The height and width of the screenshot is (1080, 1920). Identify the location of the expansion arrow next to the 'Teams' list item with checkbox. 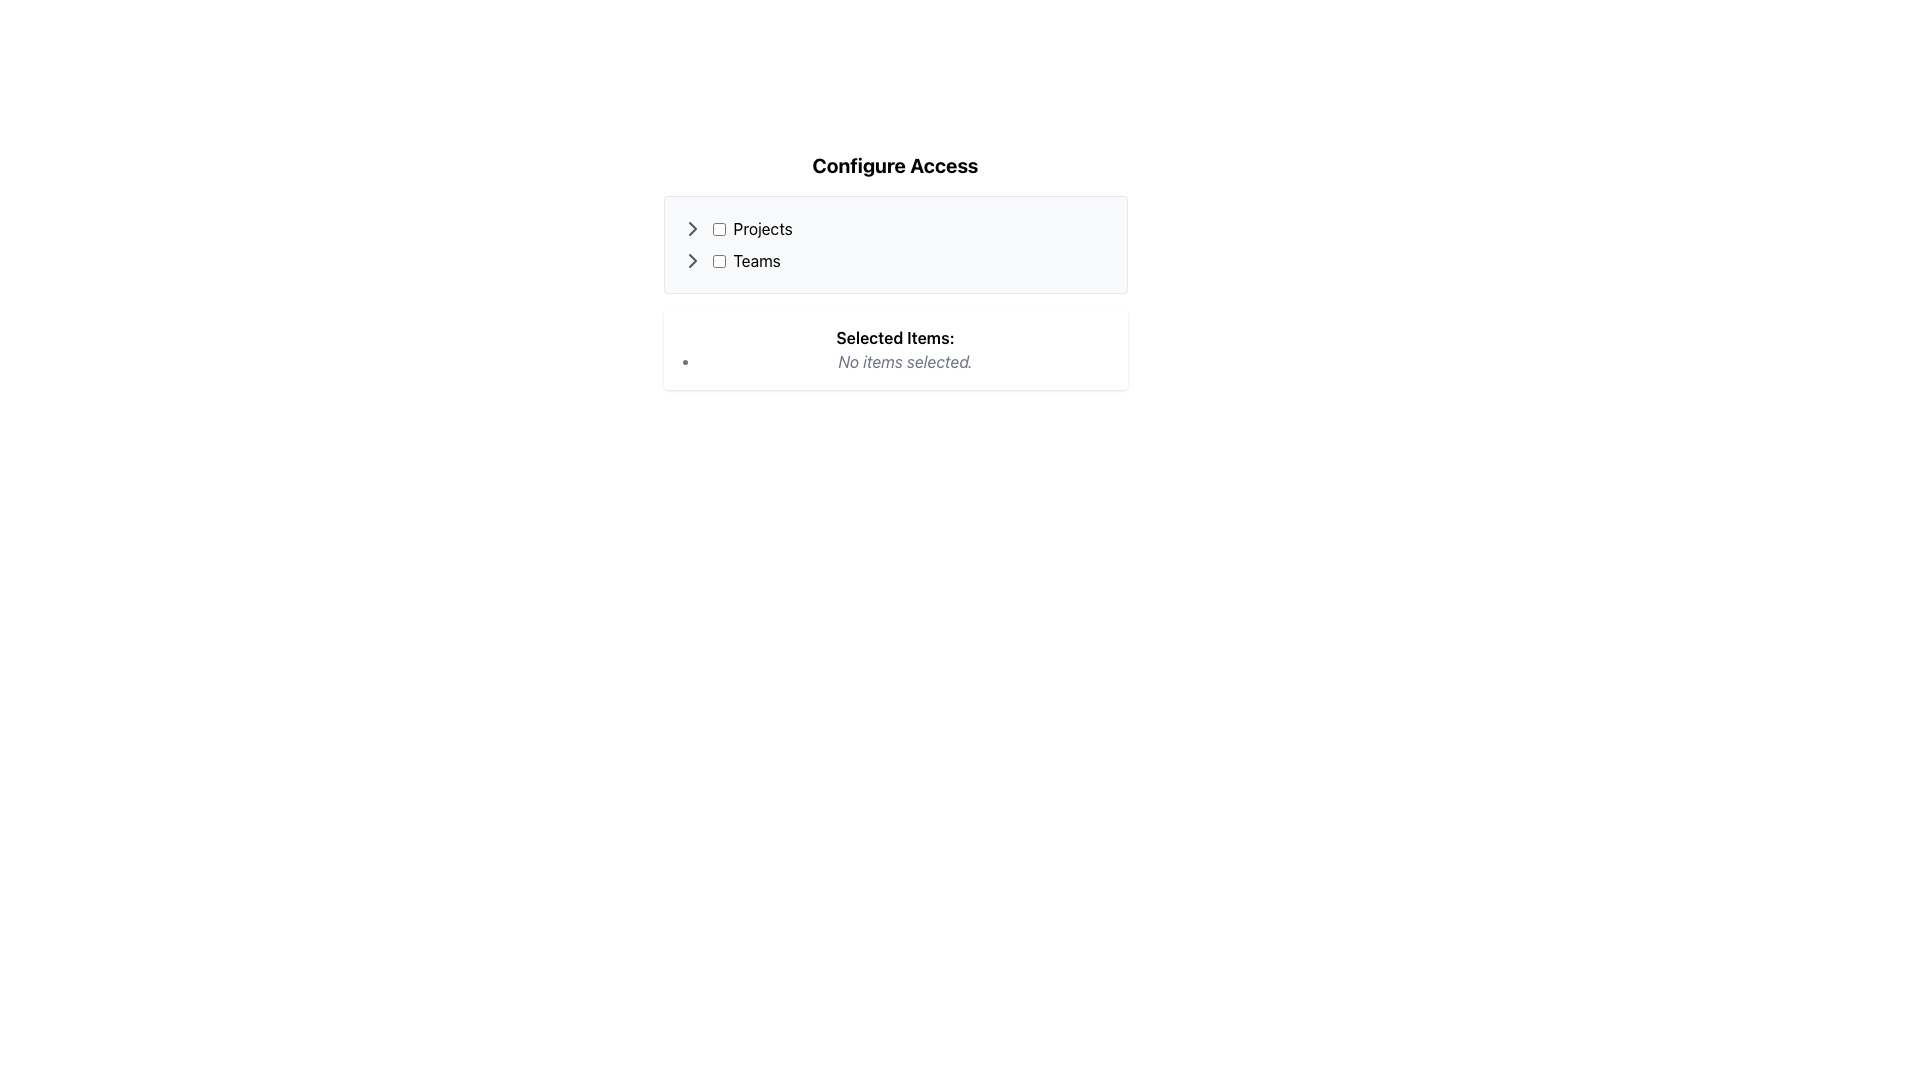
(894, 260).